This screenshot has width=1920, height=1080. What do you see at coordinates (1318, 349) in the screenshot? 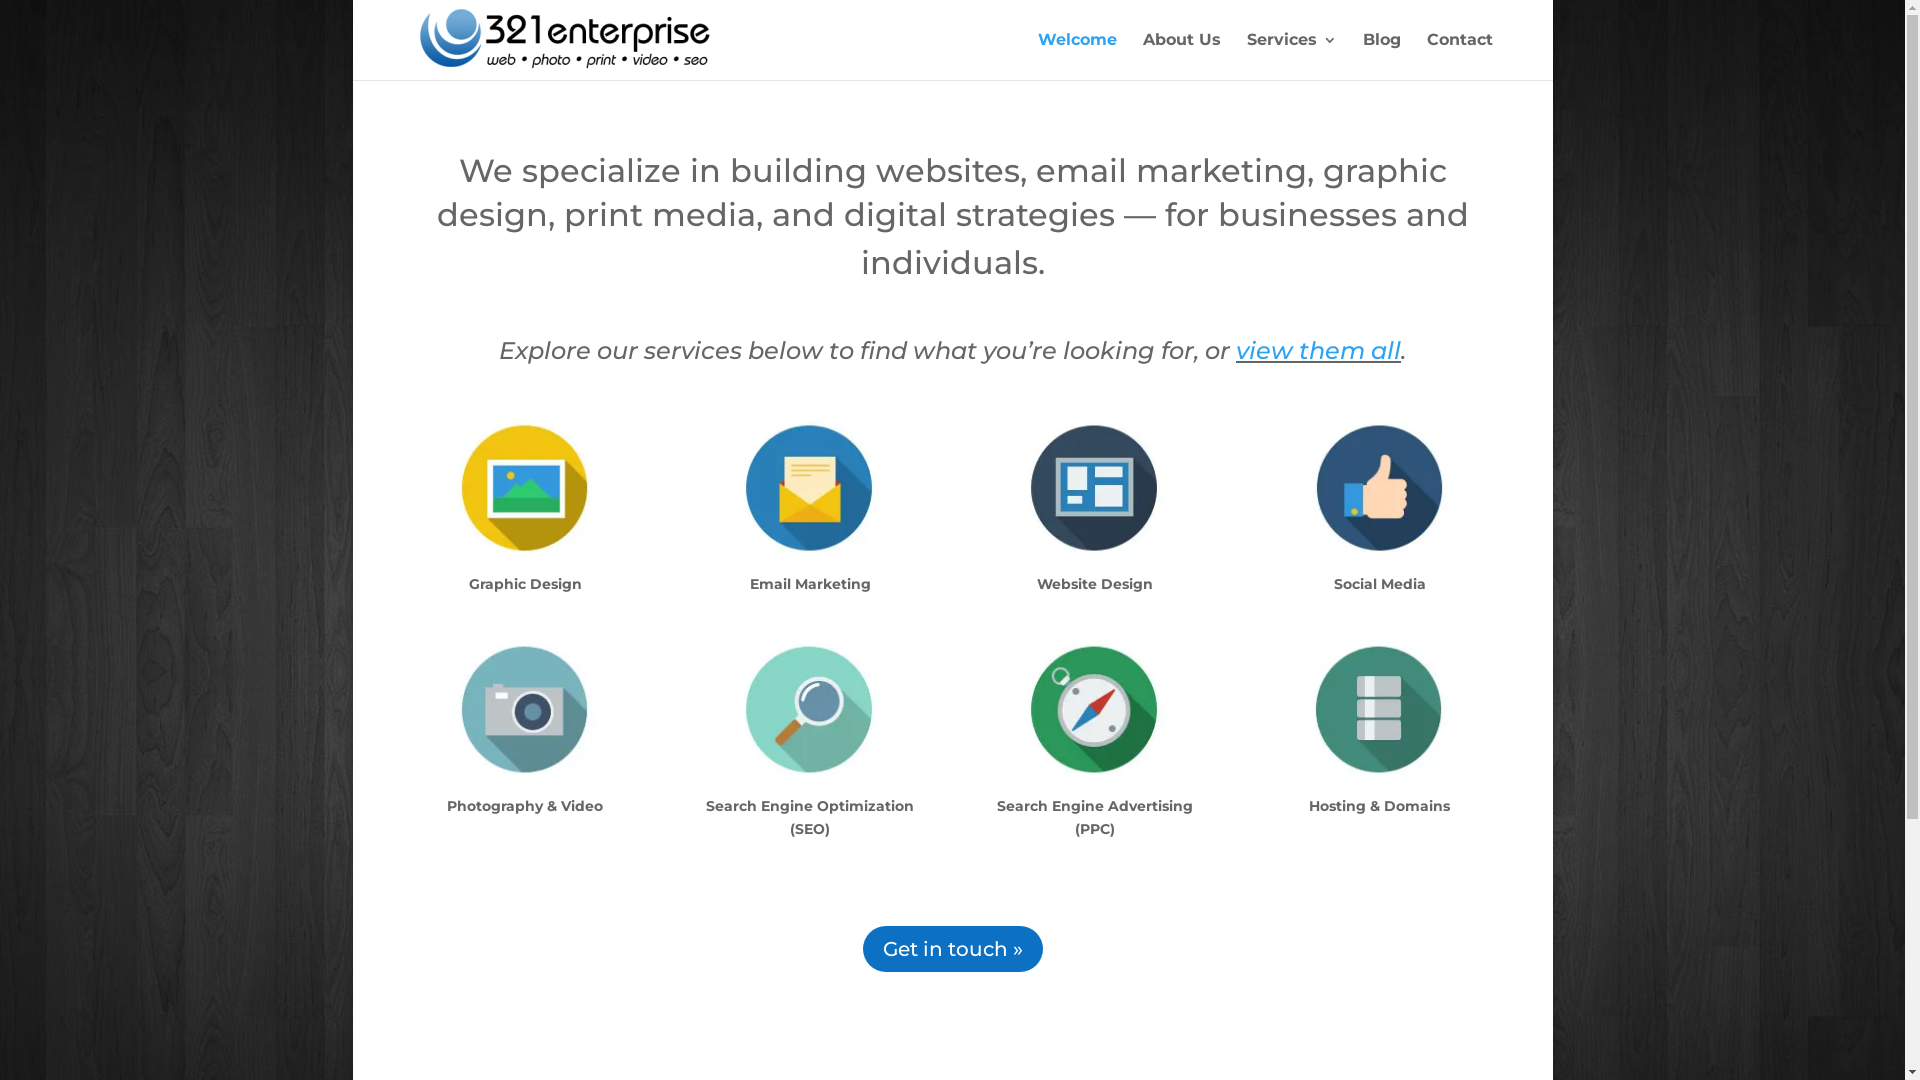
I see `'view them all'` at bounding box center [1318, 349].